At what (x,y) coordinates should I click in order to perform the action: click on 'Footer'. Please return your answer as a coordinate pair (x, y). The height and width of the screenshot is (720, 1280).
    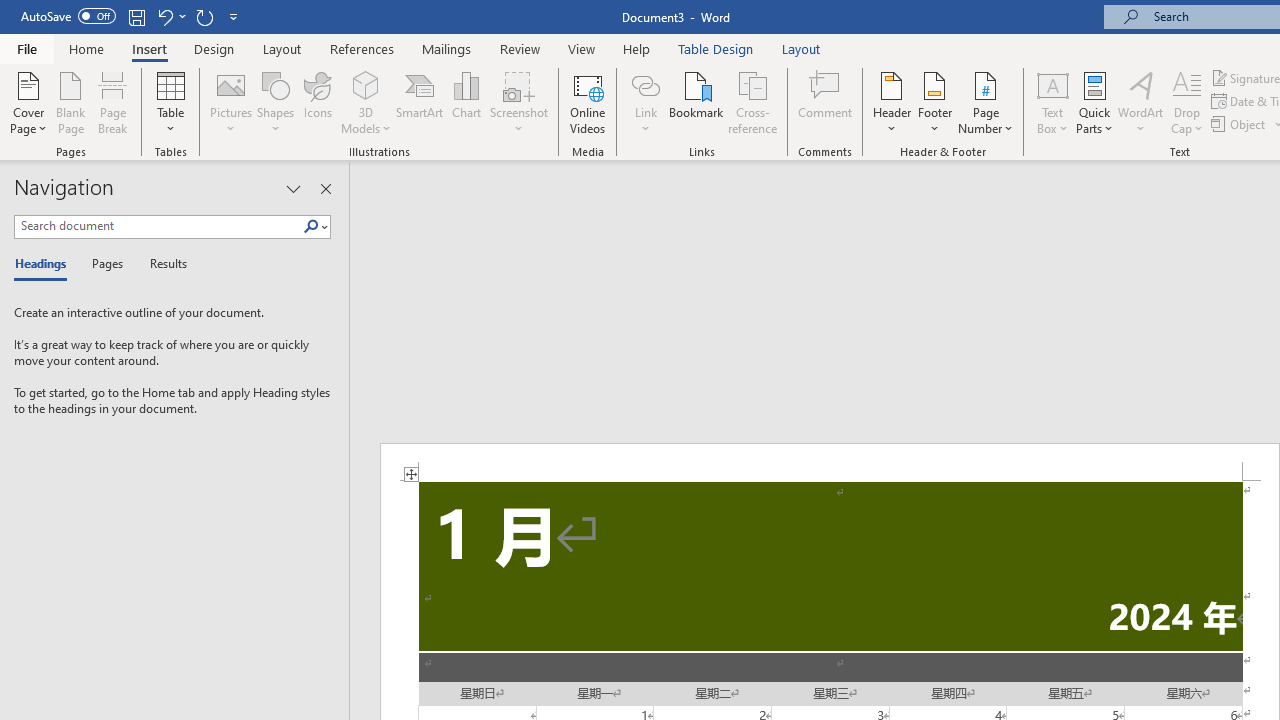
    Looking at the image, I should click on (934, 103).